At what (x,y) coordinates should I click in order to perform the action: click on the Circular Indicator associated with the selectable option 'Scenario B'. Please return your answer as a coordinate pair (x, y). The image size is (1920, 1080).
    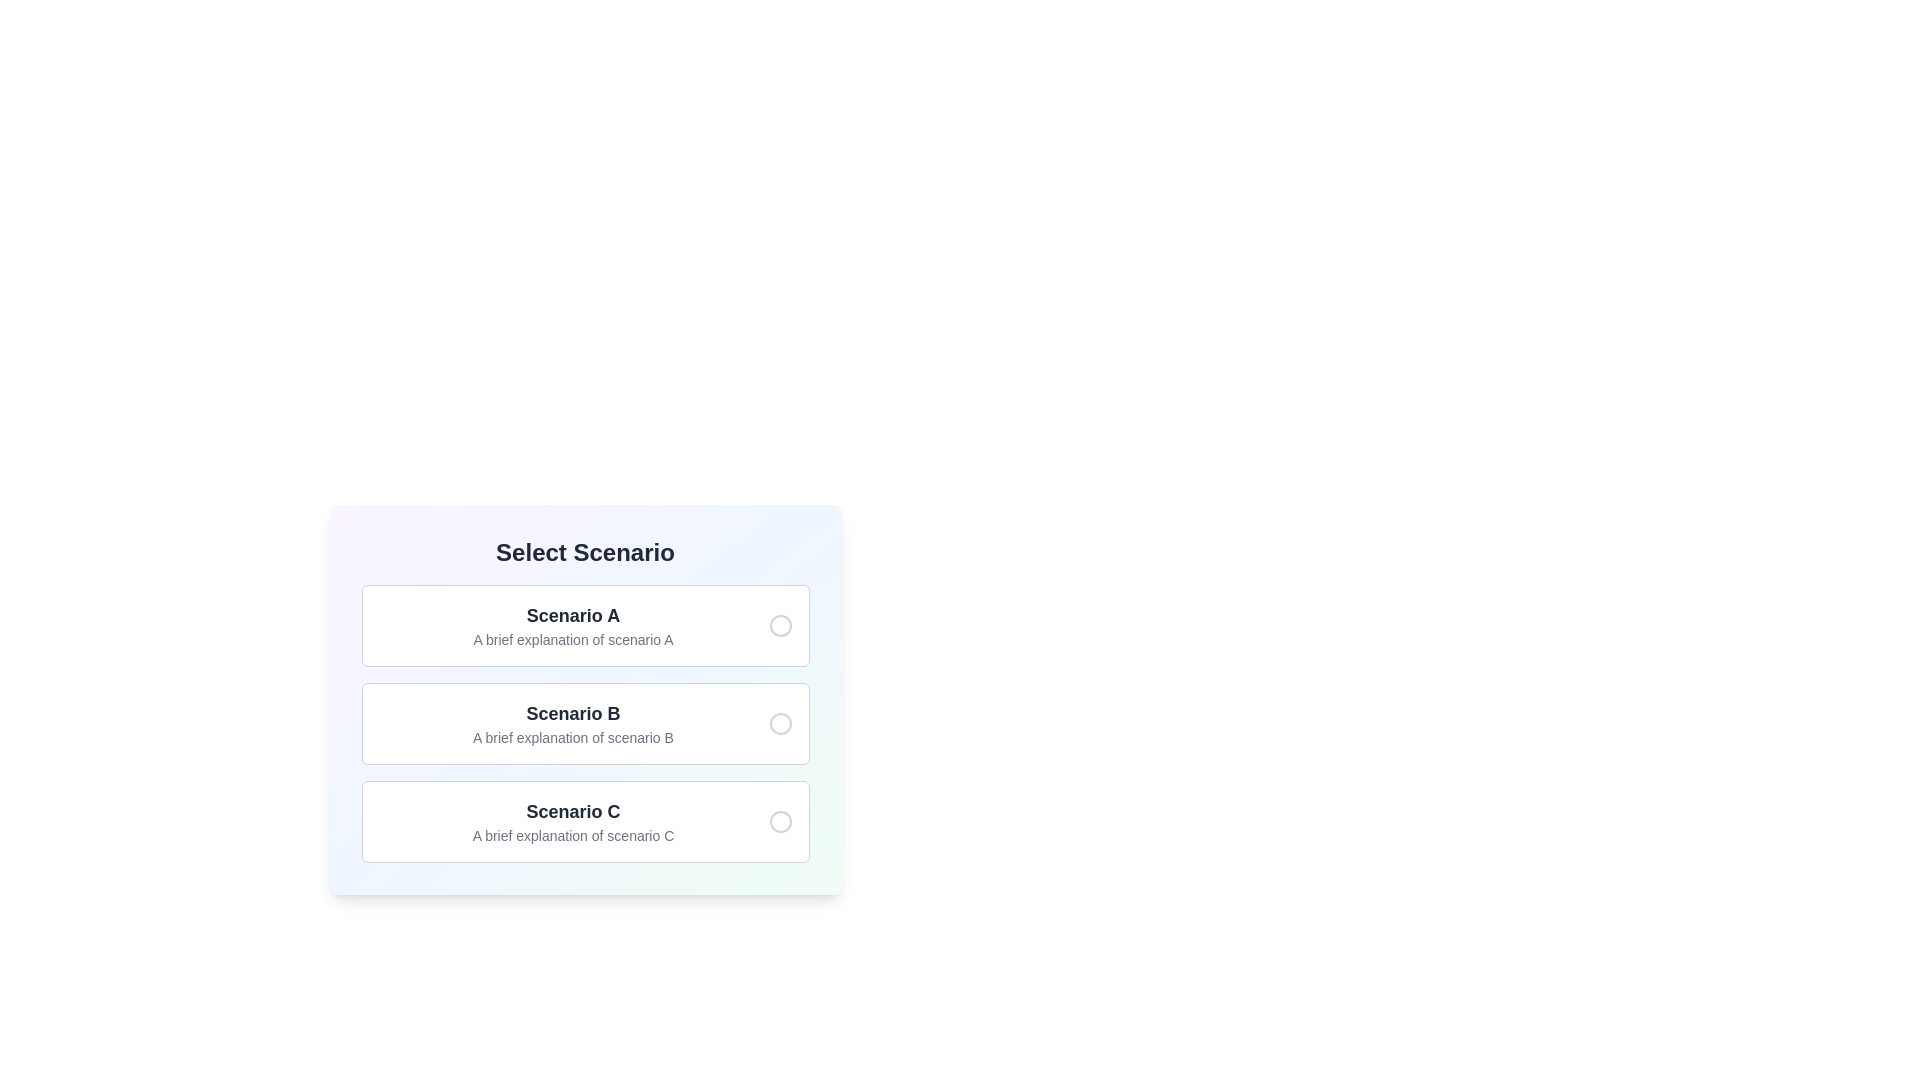
    Looking at the image, I should click on (779, 724).